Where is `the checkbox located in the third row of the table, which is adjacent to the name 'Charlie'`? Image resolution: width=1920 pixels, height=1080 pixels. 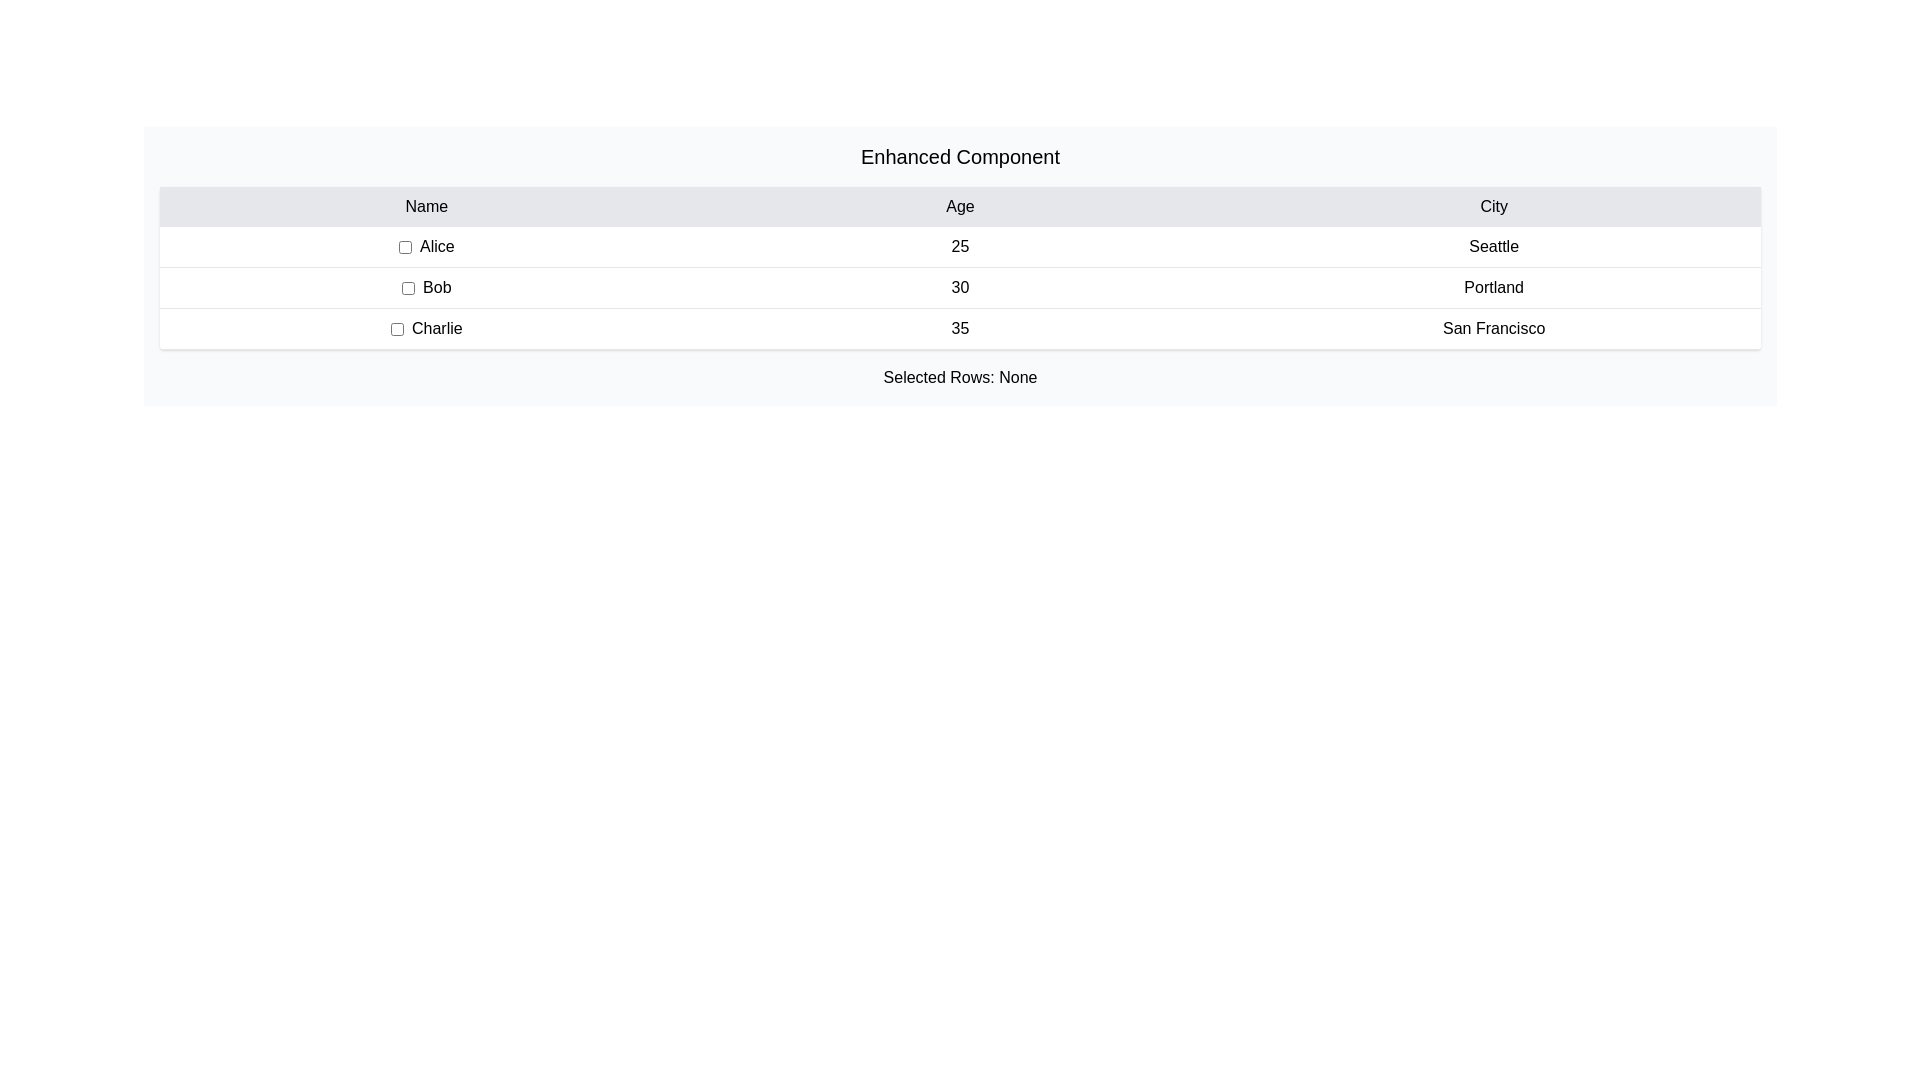 the checkbox located in the third row of the table, which is adjacent to the name 'Charlie' is located at coordinates (397, 327).